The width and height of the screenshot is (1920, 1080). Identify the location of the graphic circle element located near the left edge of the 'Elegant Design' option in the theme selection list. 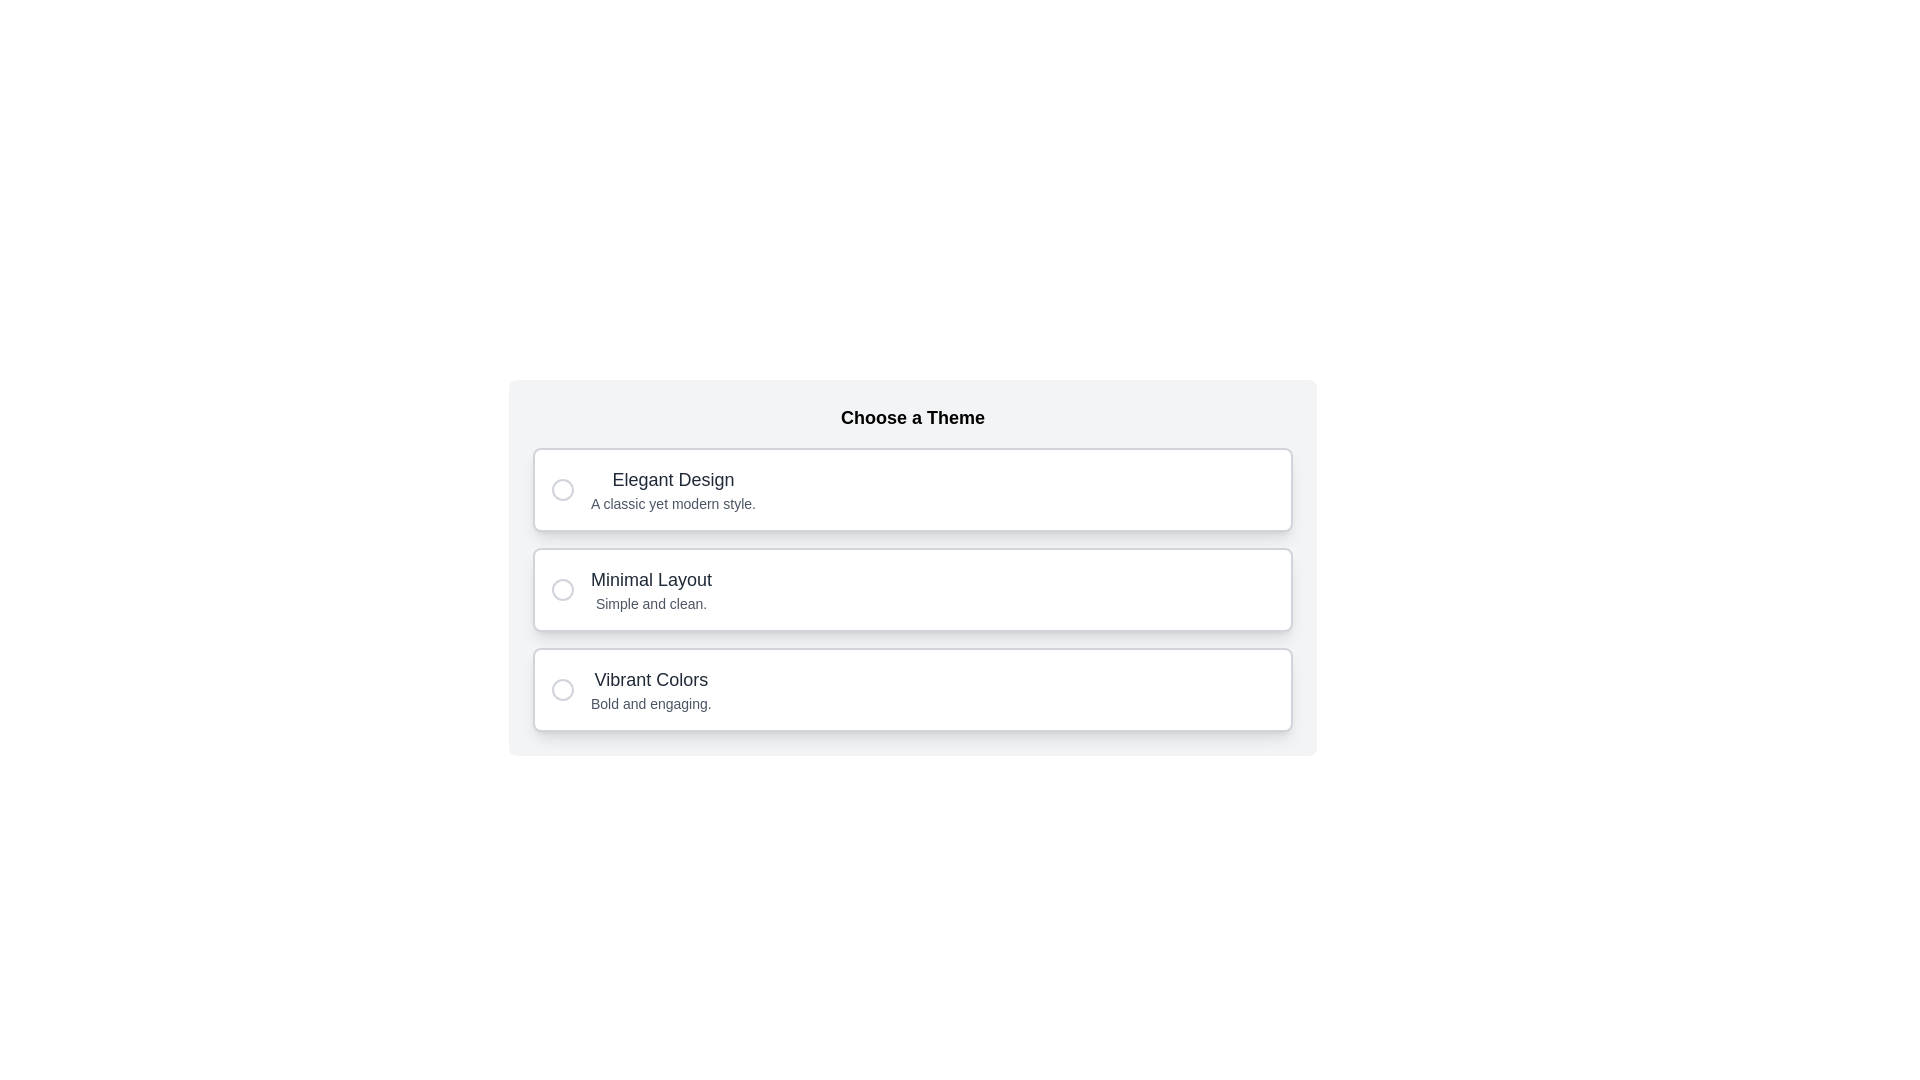
(561, 489).